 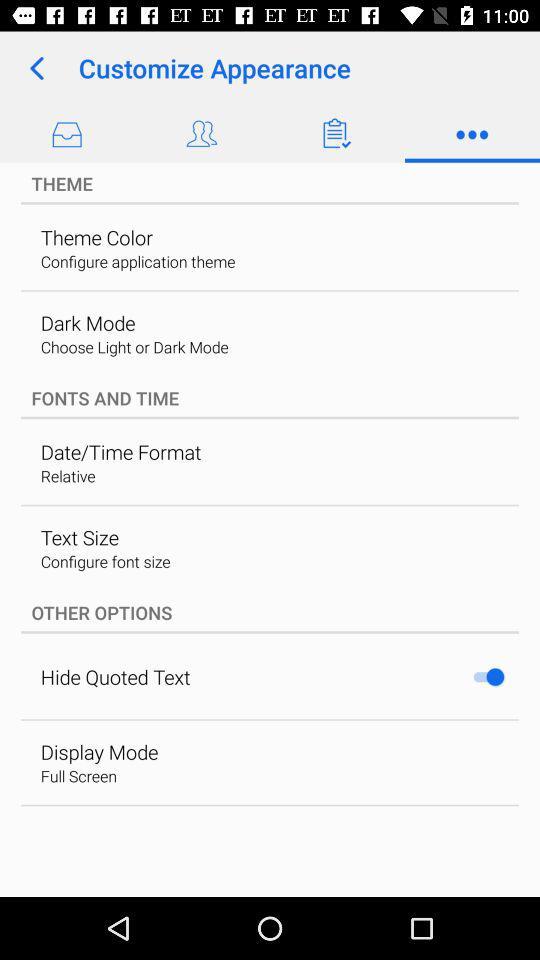 What do you see at coordinates (137, 260) in the screenshot?
I see `the configure application theme` at bounding box center [137, 260].